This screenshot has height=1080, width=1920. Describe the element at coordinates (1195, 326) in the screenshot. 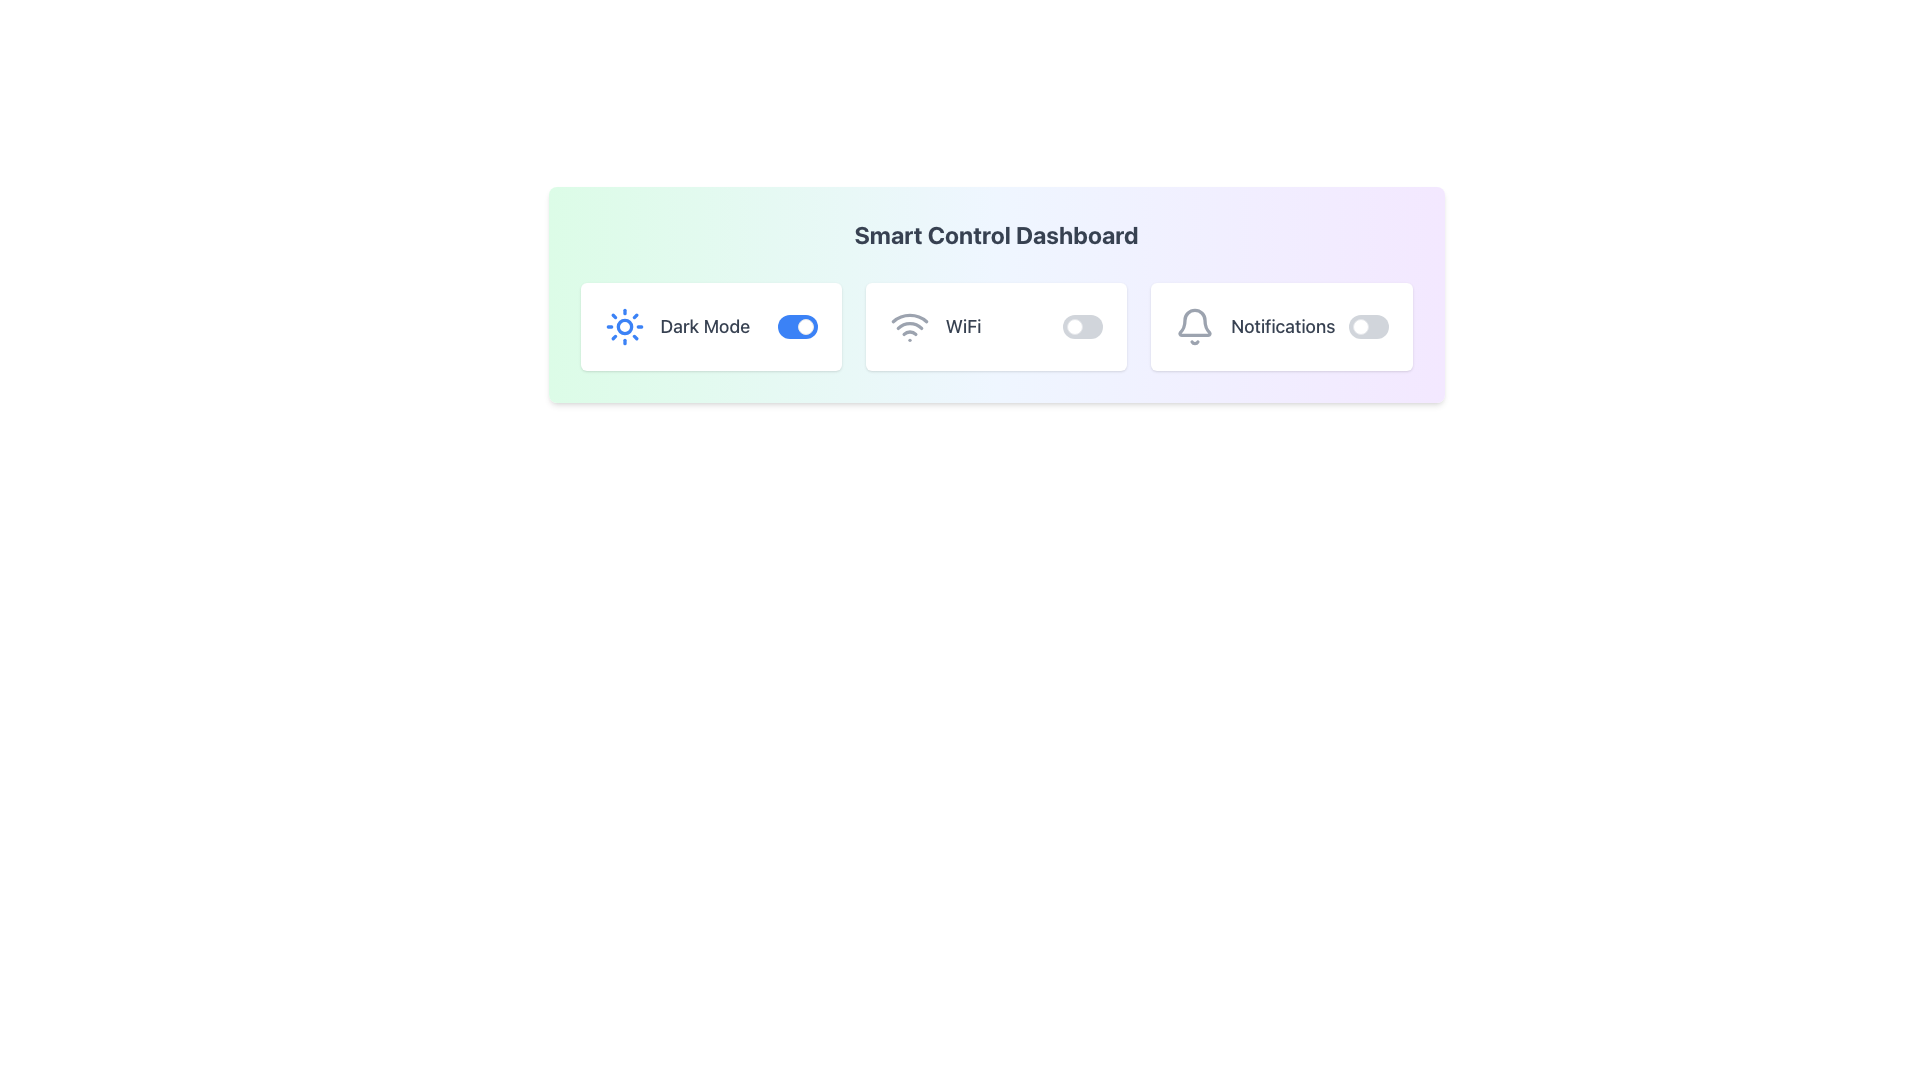

I see `the bell-shaped icon with a gray outline located within the 'Notifications' section on the right side of the dashboard interface` at that location.